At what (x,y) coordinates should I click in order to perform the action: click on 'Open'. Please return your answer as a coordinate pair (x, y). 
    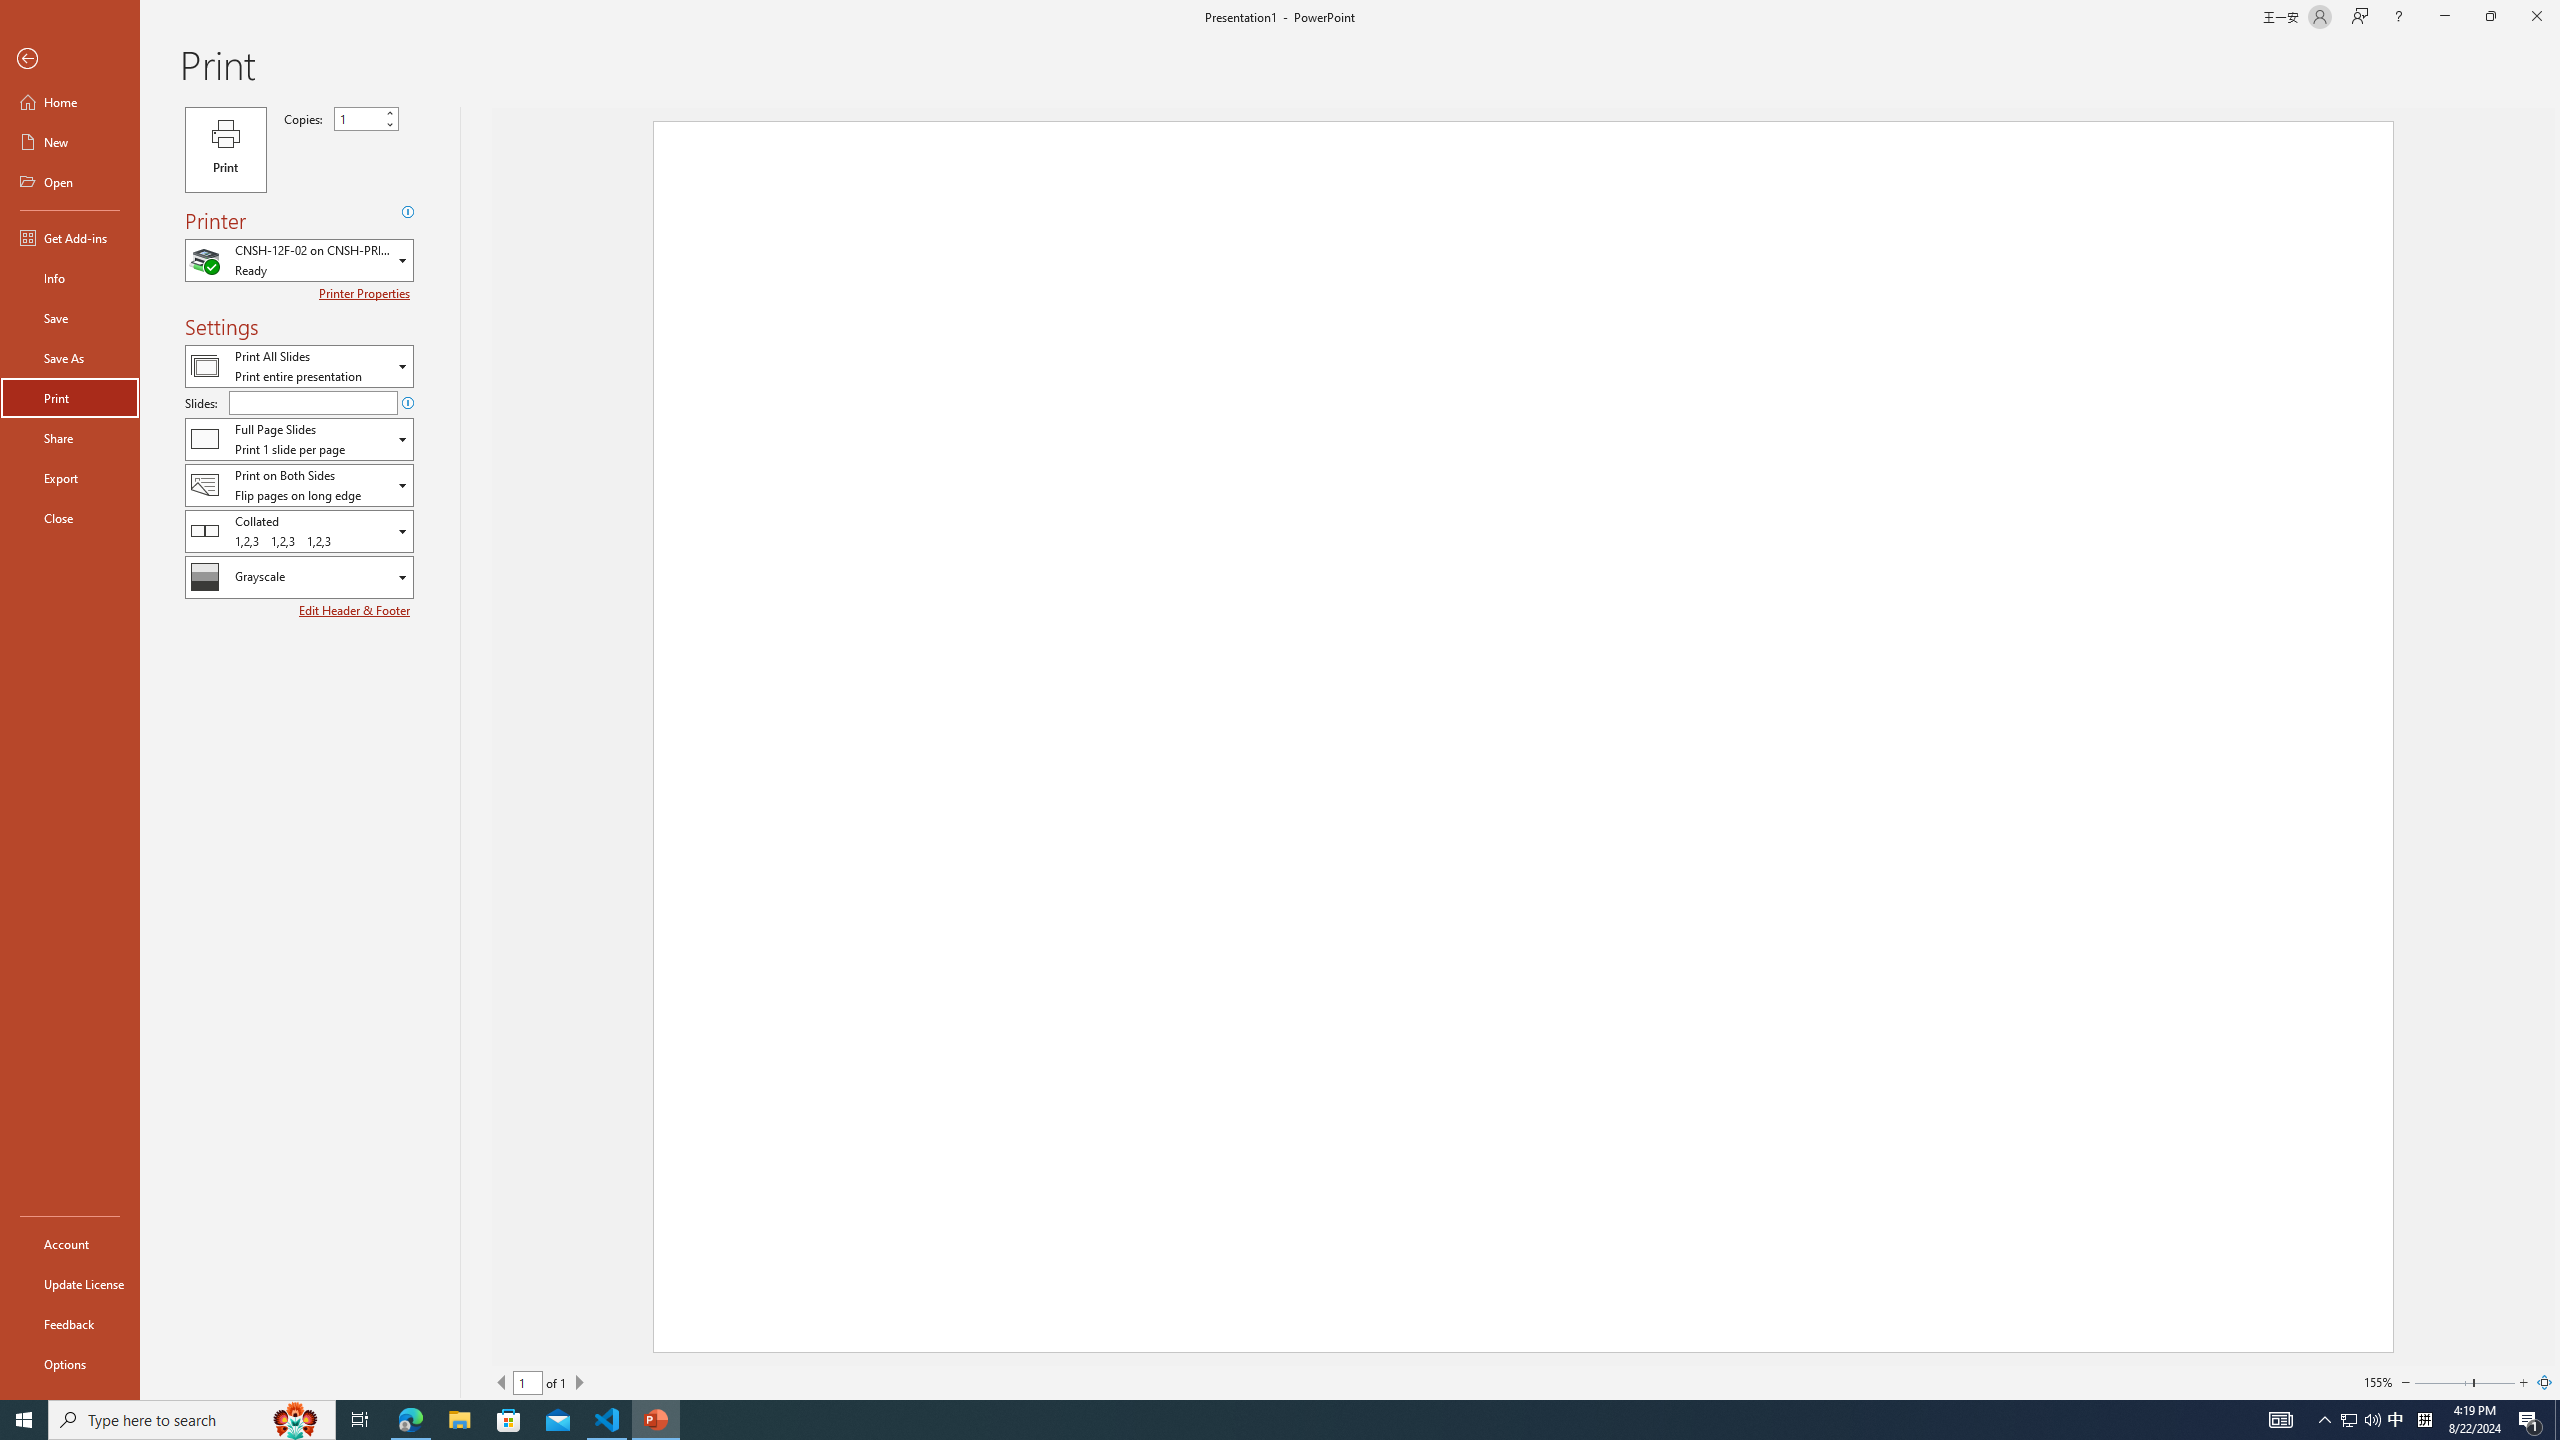
    Looking at the image, I should click on (69, 180).